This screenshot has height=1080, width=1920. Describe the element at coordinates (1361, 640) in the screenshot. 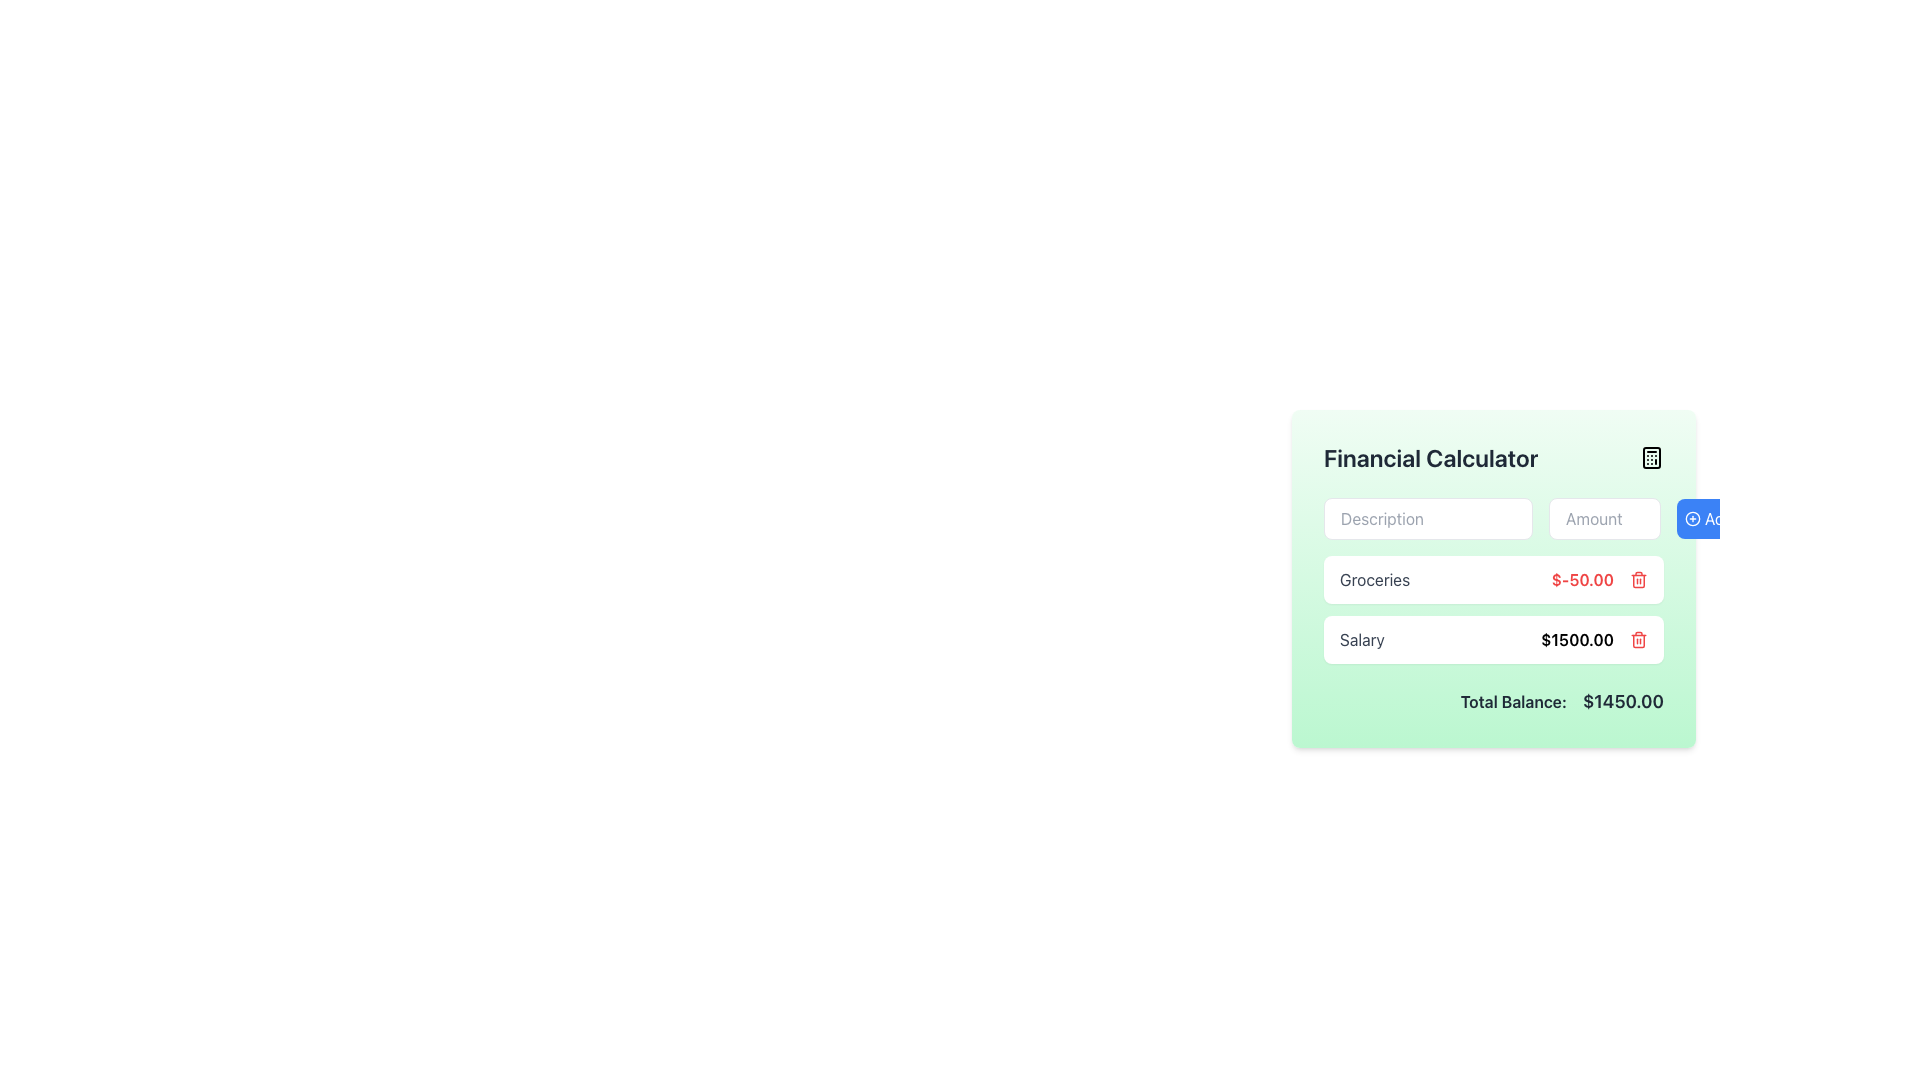

I see `the 'Salary' static text label in the Financial Calculator panel, which is rendered in gray font and positioned above the '$1500.00' value` at that location.